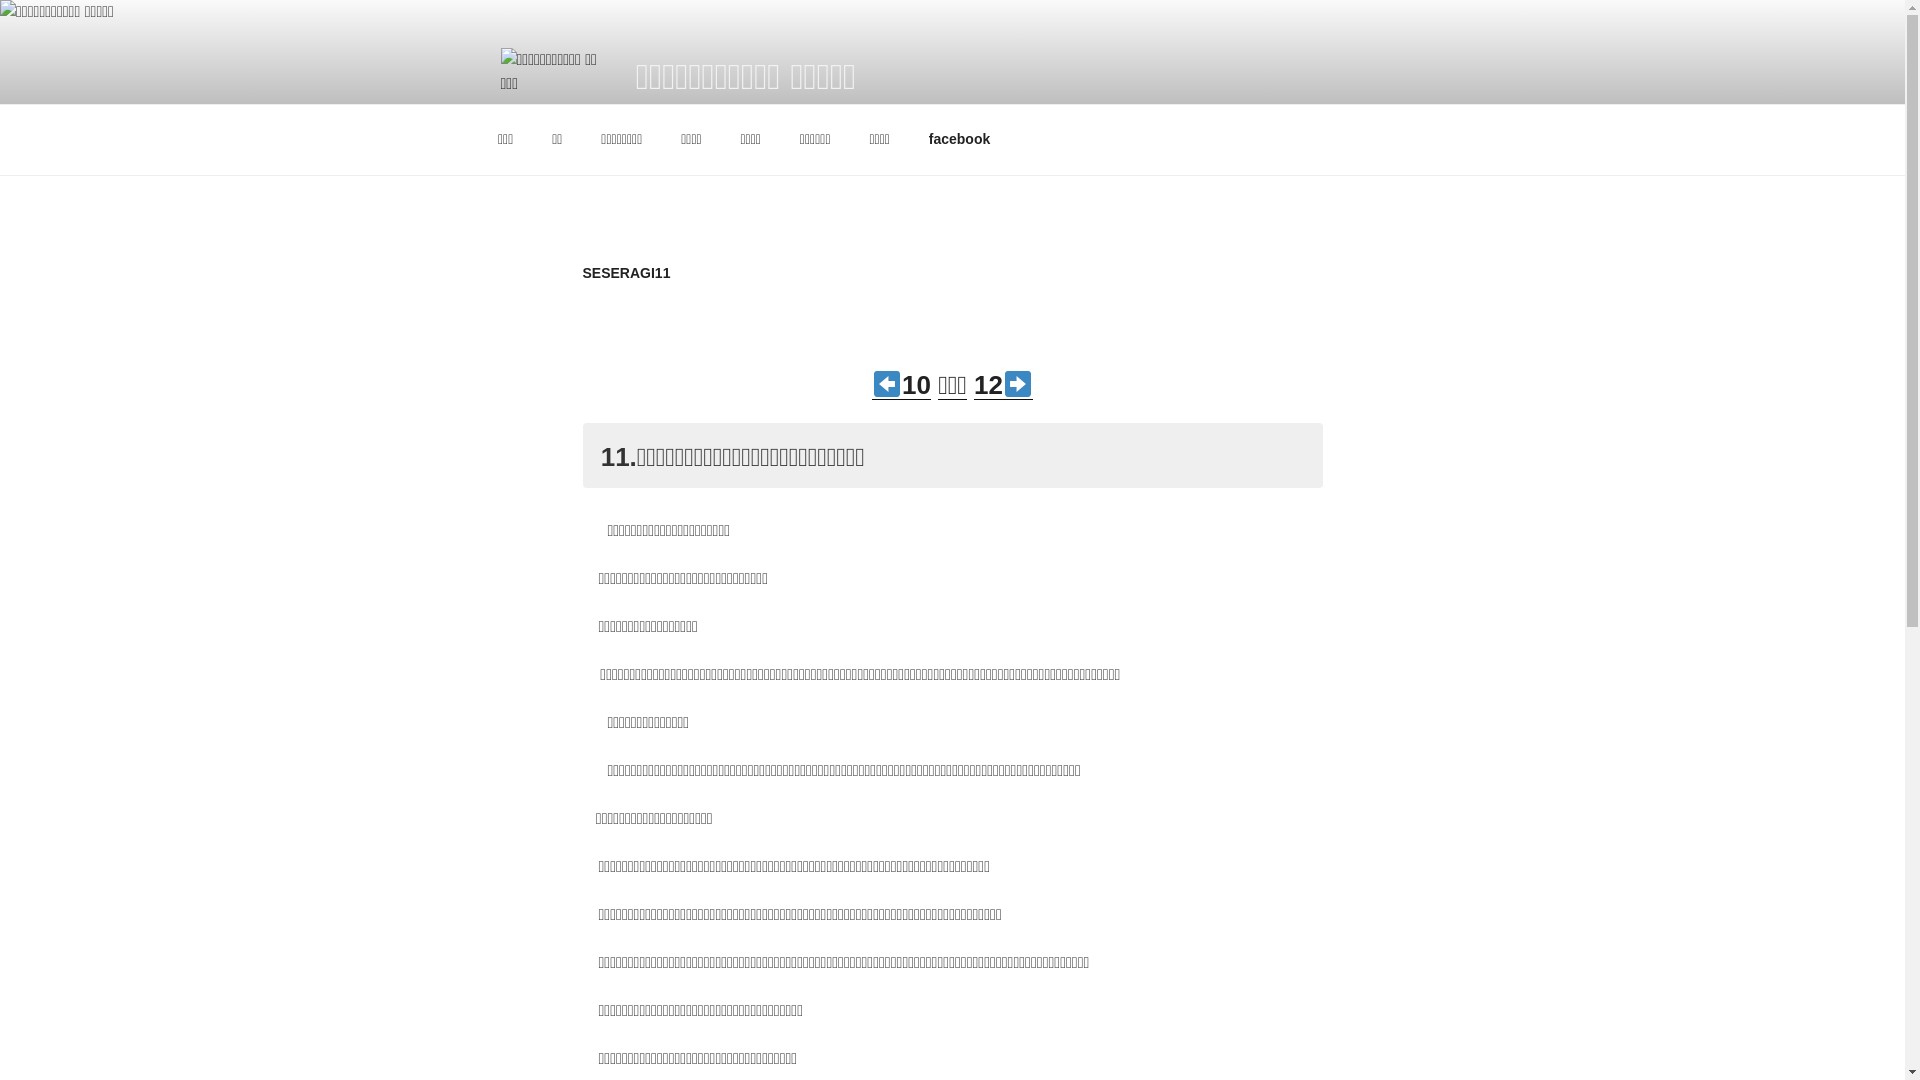 This screenshot has height=1080, width=1920. Describe the element at coordinates (900, 385) in the screenshot. I see `'10'` at that location.